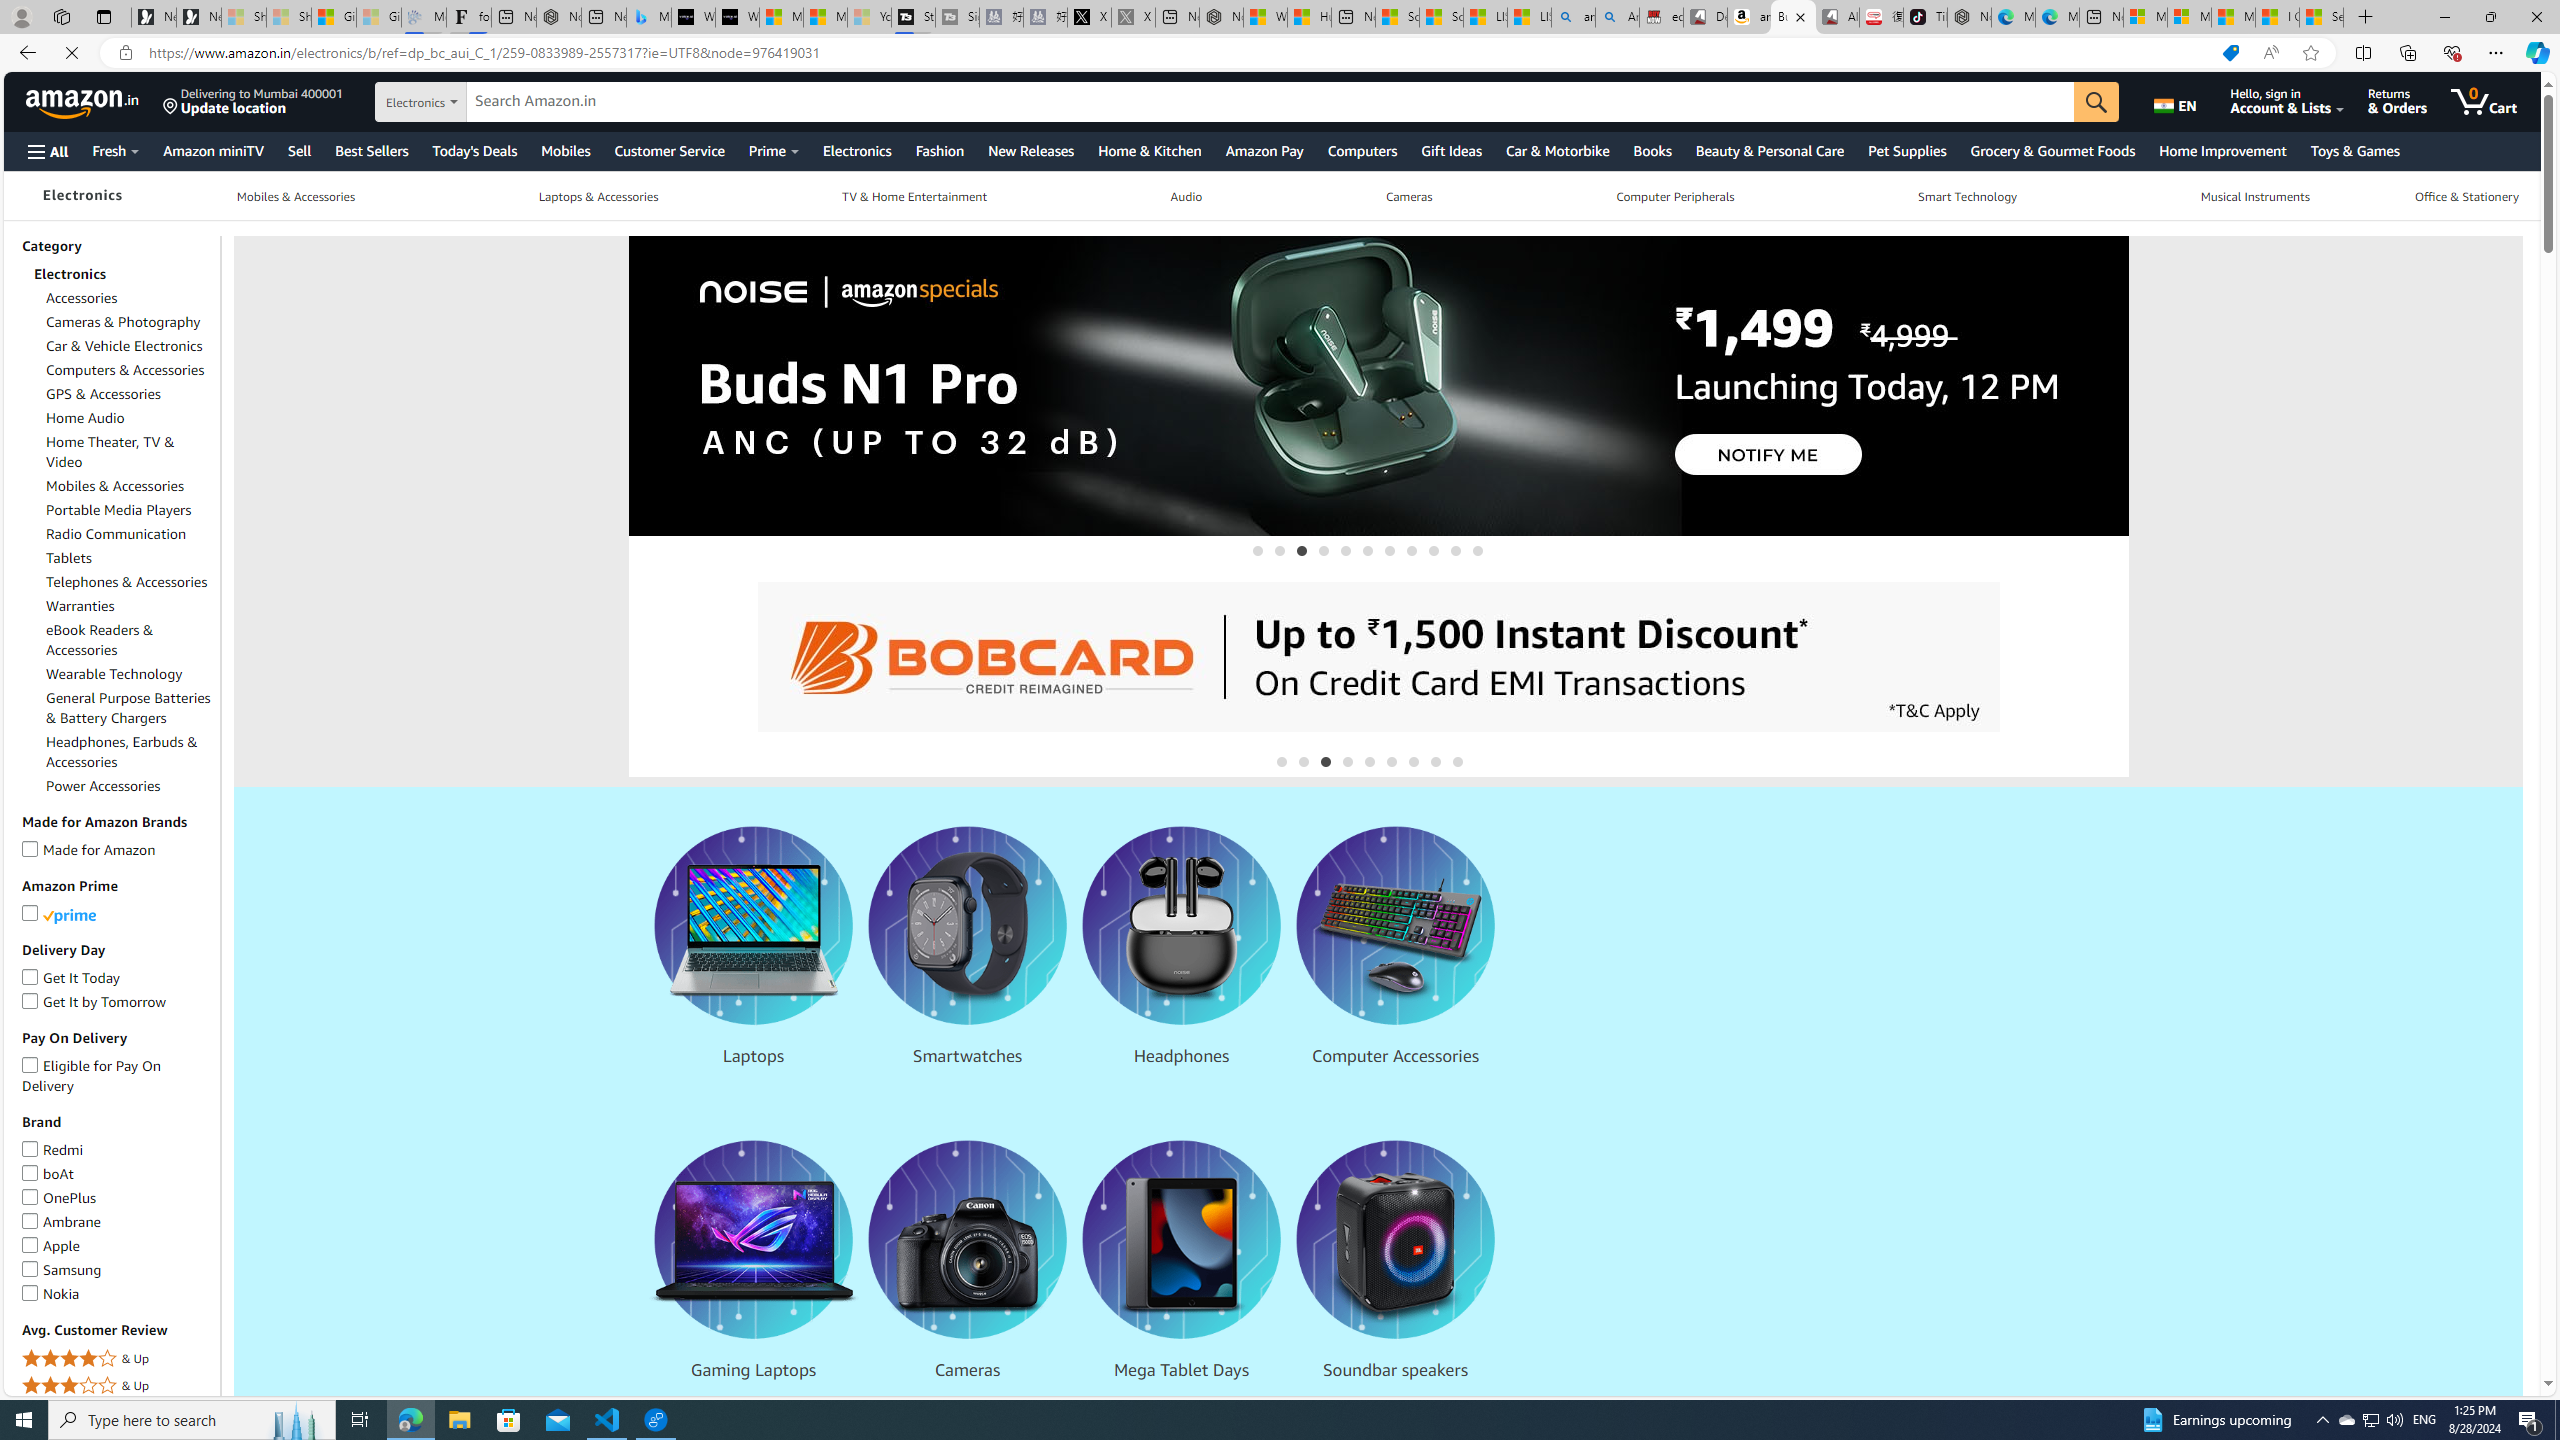  Describe the element at coordinates (1263, 16) in the screenshot. I see `'Wildlife - MSN'` at that location.